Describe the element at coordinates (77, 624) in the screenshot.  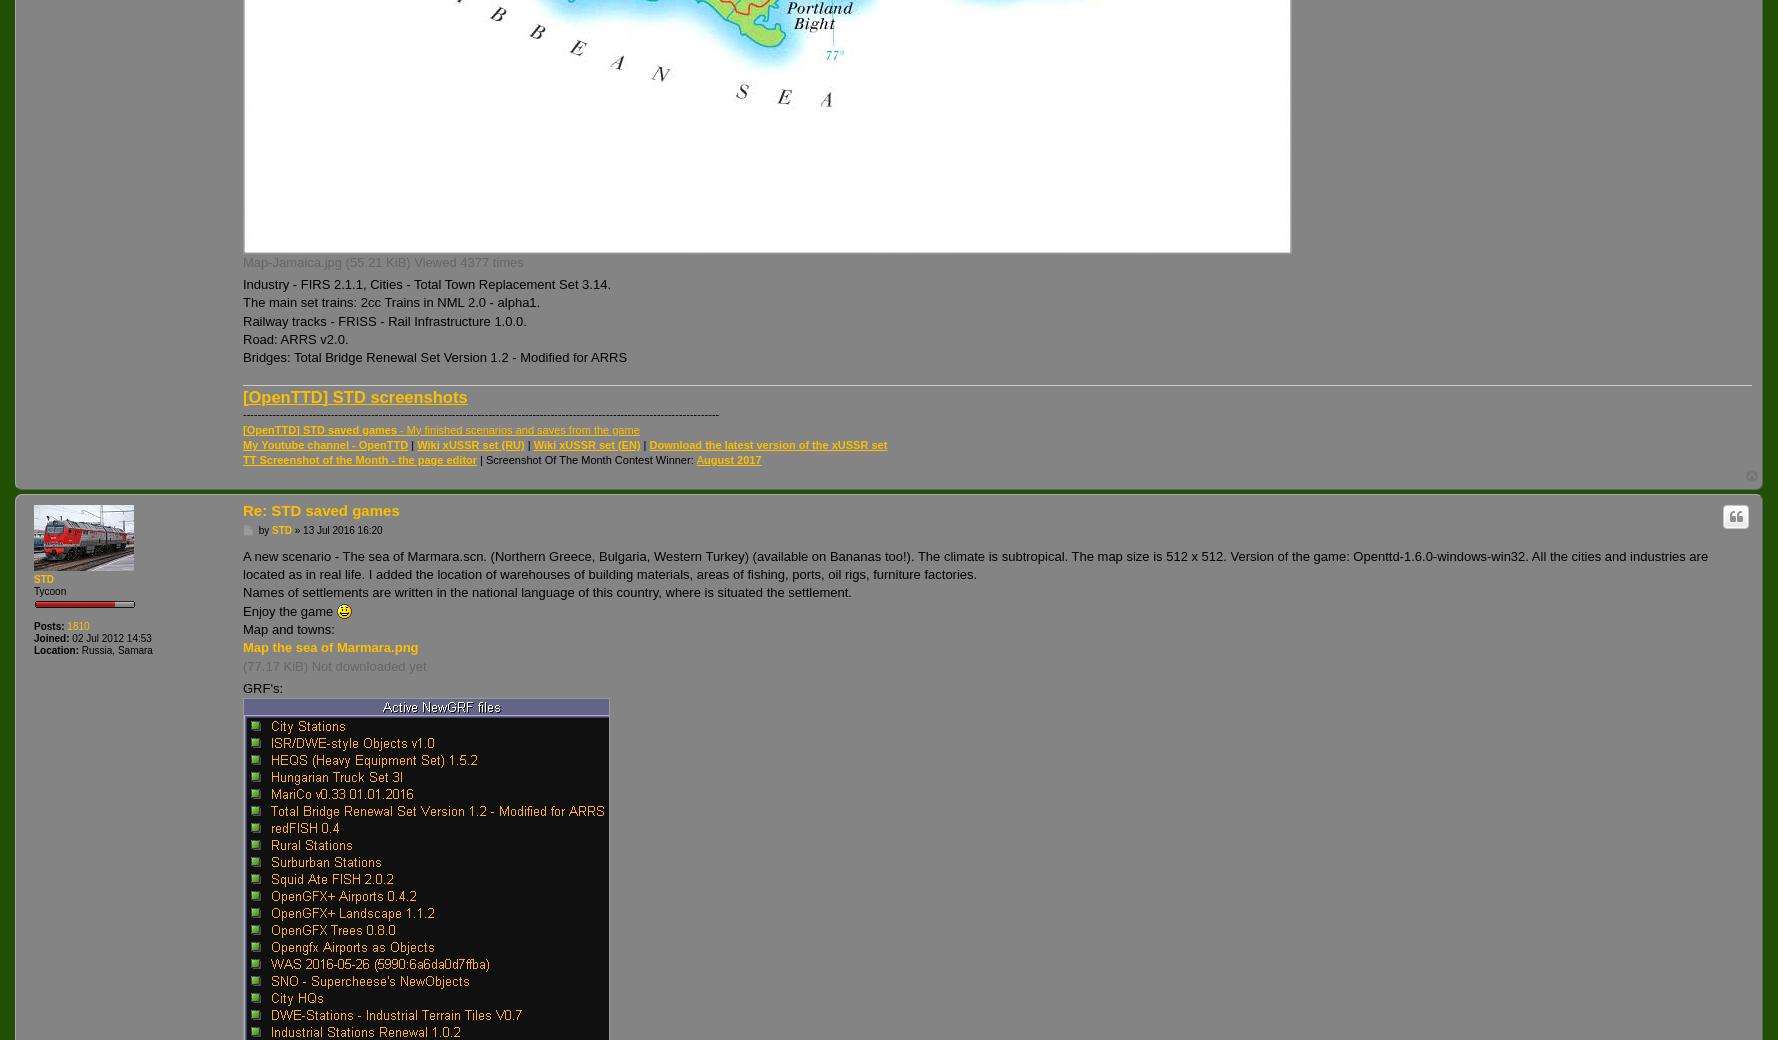
I see `'1810'` at that location.